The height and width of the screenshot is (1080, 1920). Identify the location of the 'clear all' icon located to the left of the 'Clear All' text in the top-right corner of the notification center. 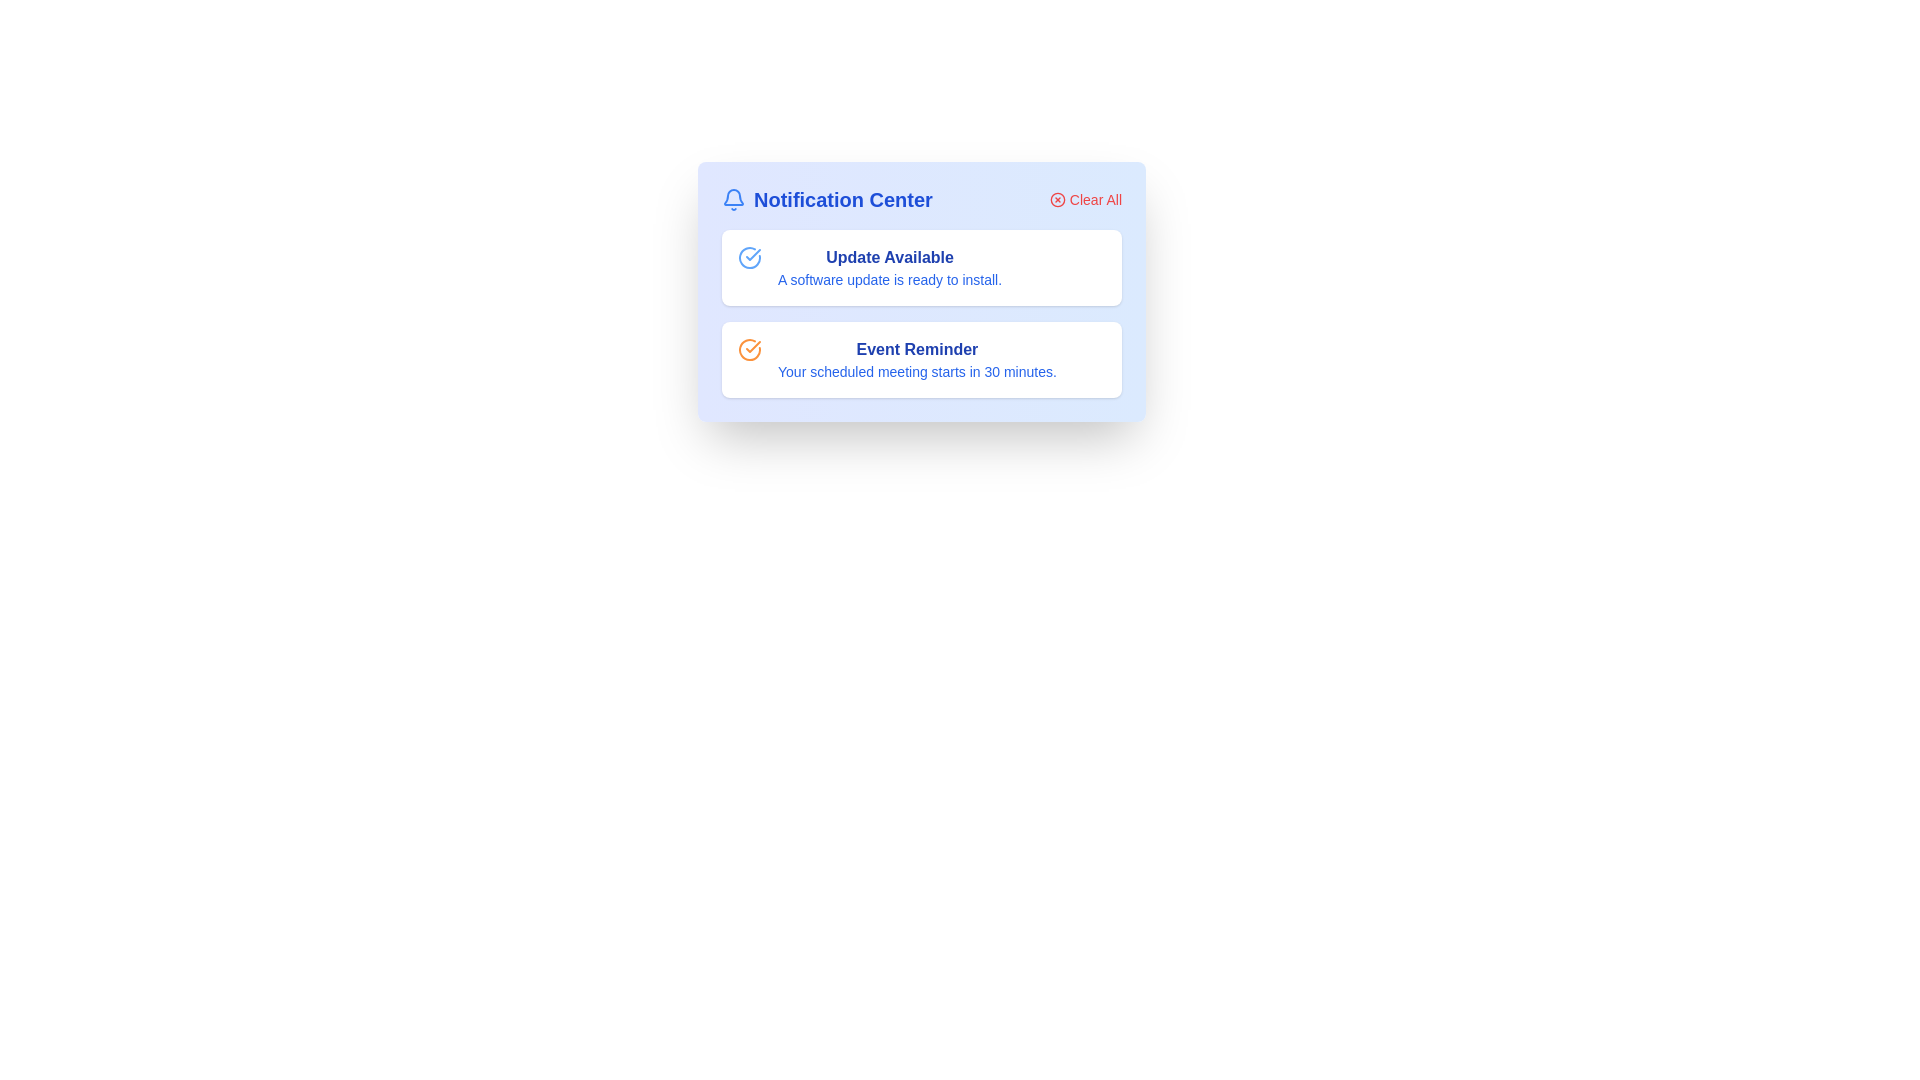
(1056, 200).